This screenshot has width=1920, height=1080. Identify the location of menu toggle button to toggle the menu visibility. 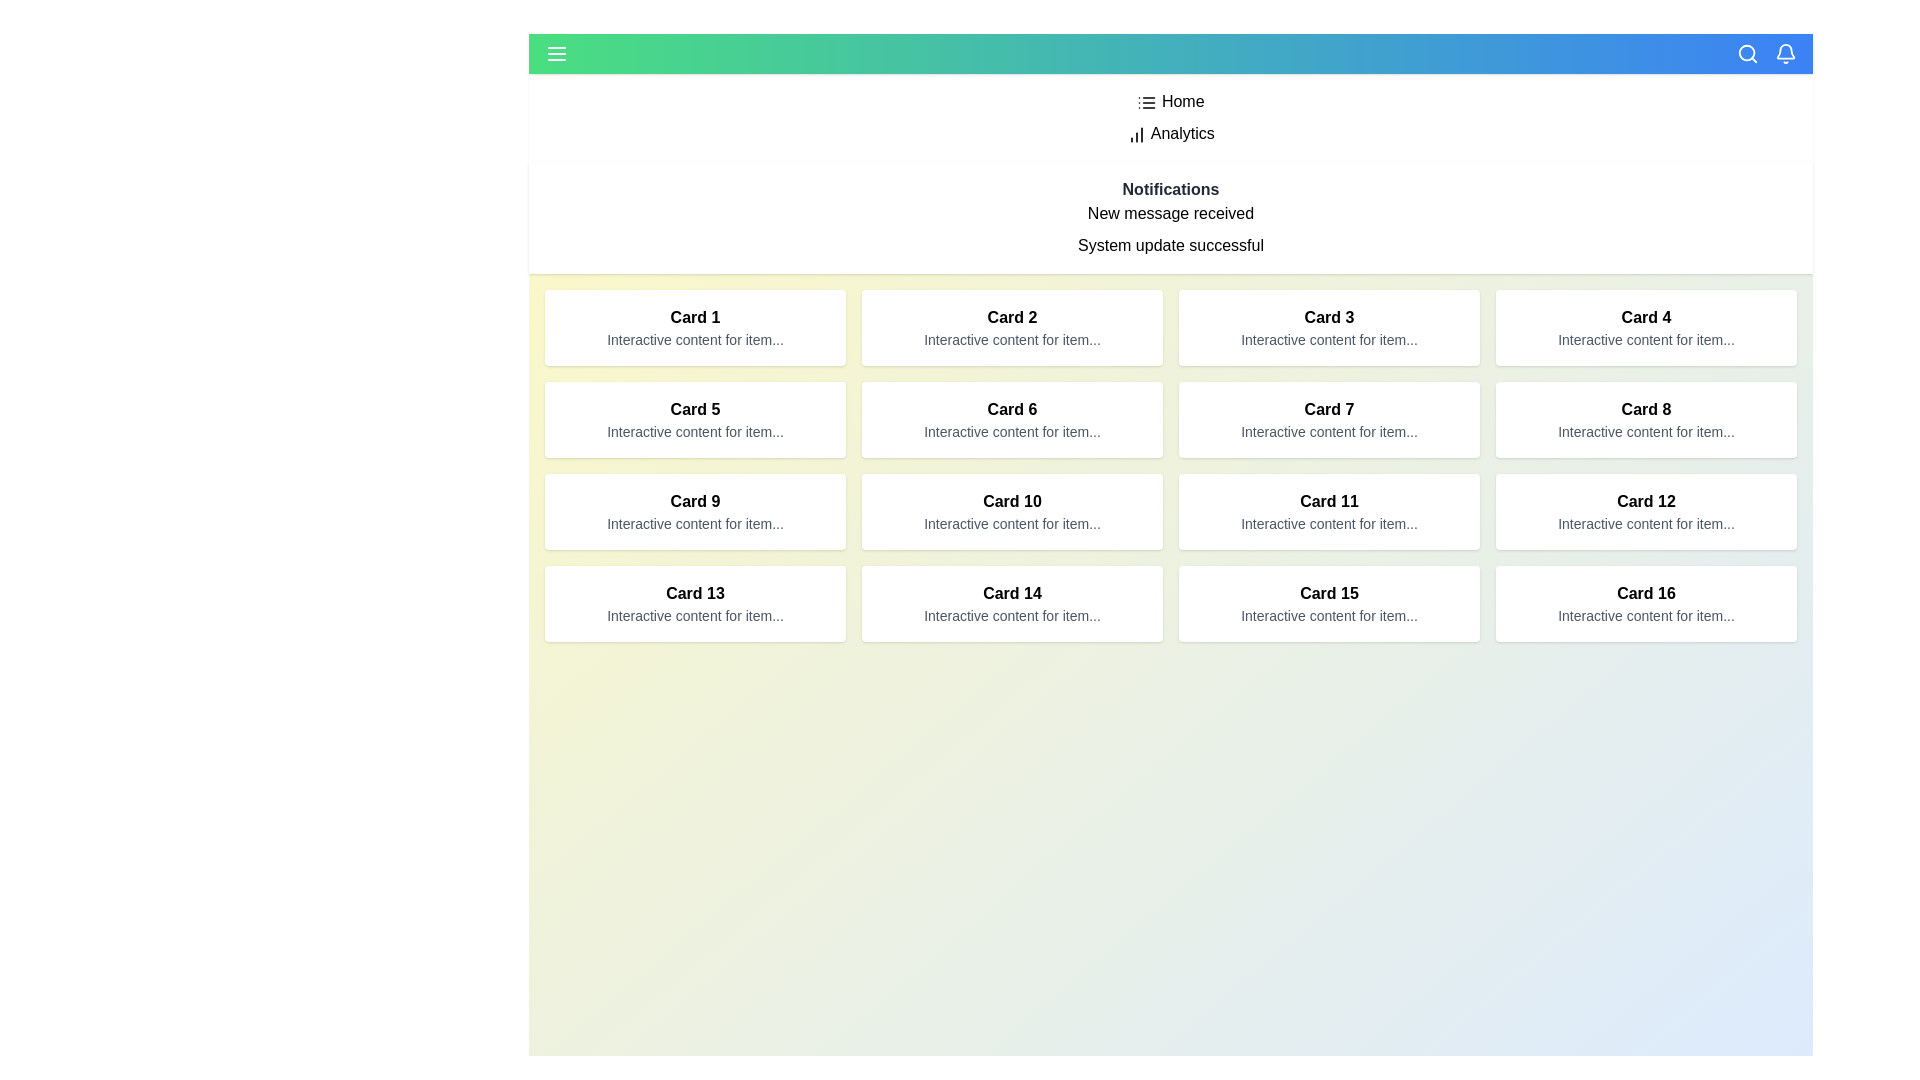
(556, 53).